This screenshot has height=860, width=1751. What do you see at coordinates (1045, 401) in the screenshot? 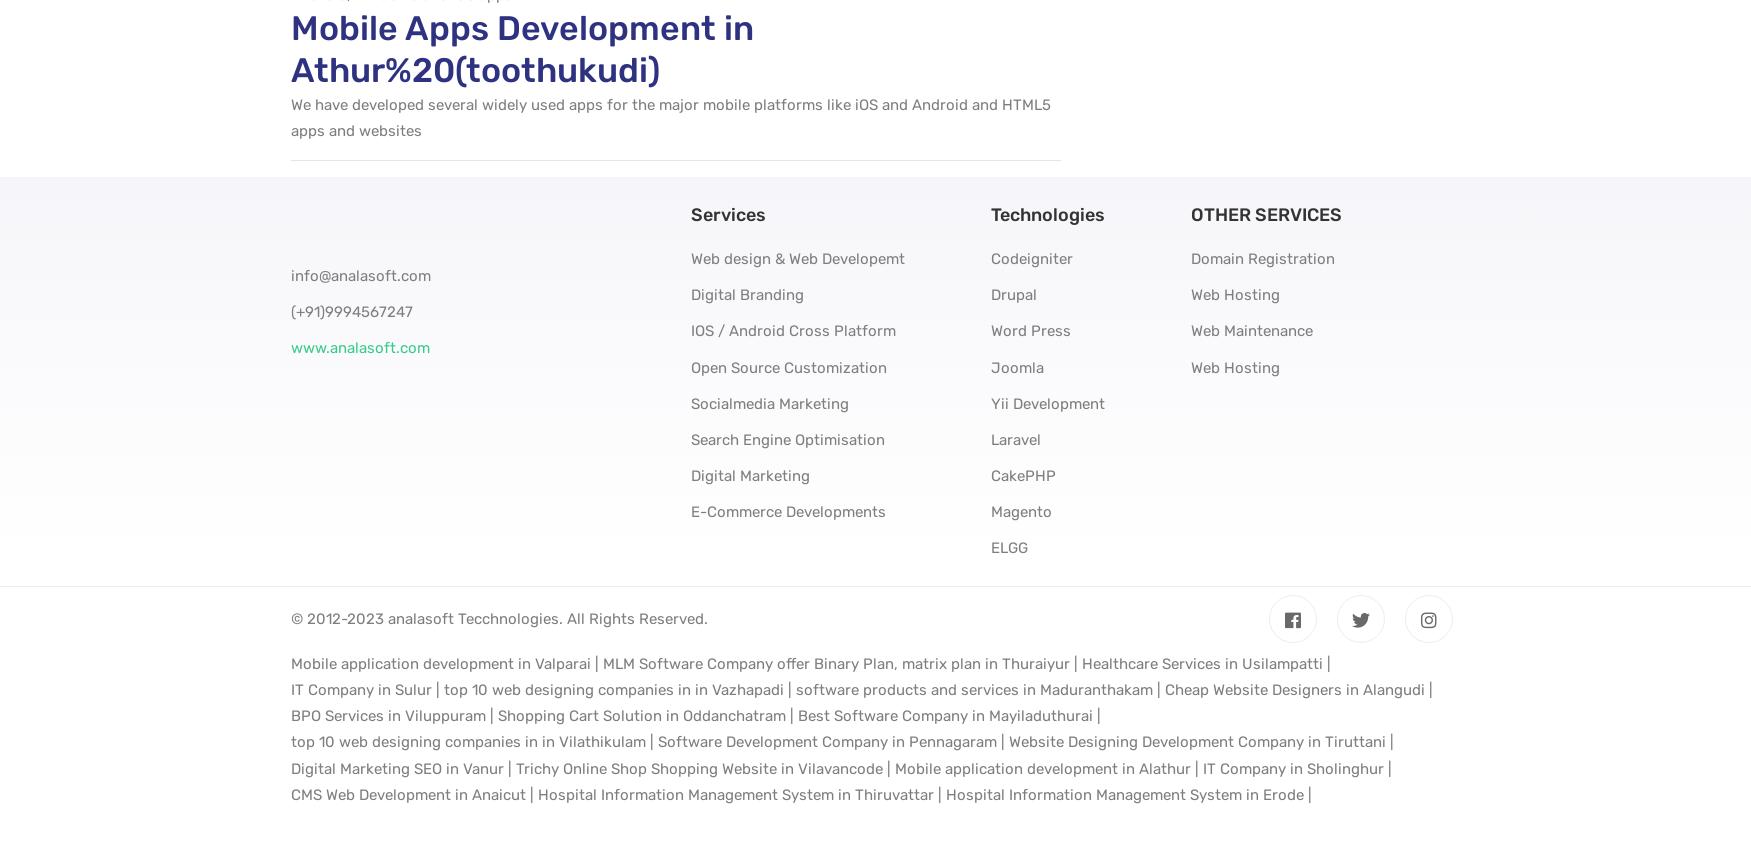
I see `'Yii Development'` at bounding box center [1045, 401].